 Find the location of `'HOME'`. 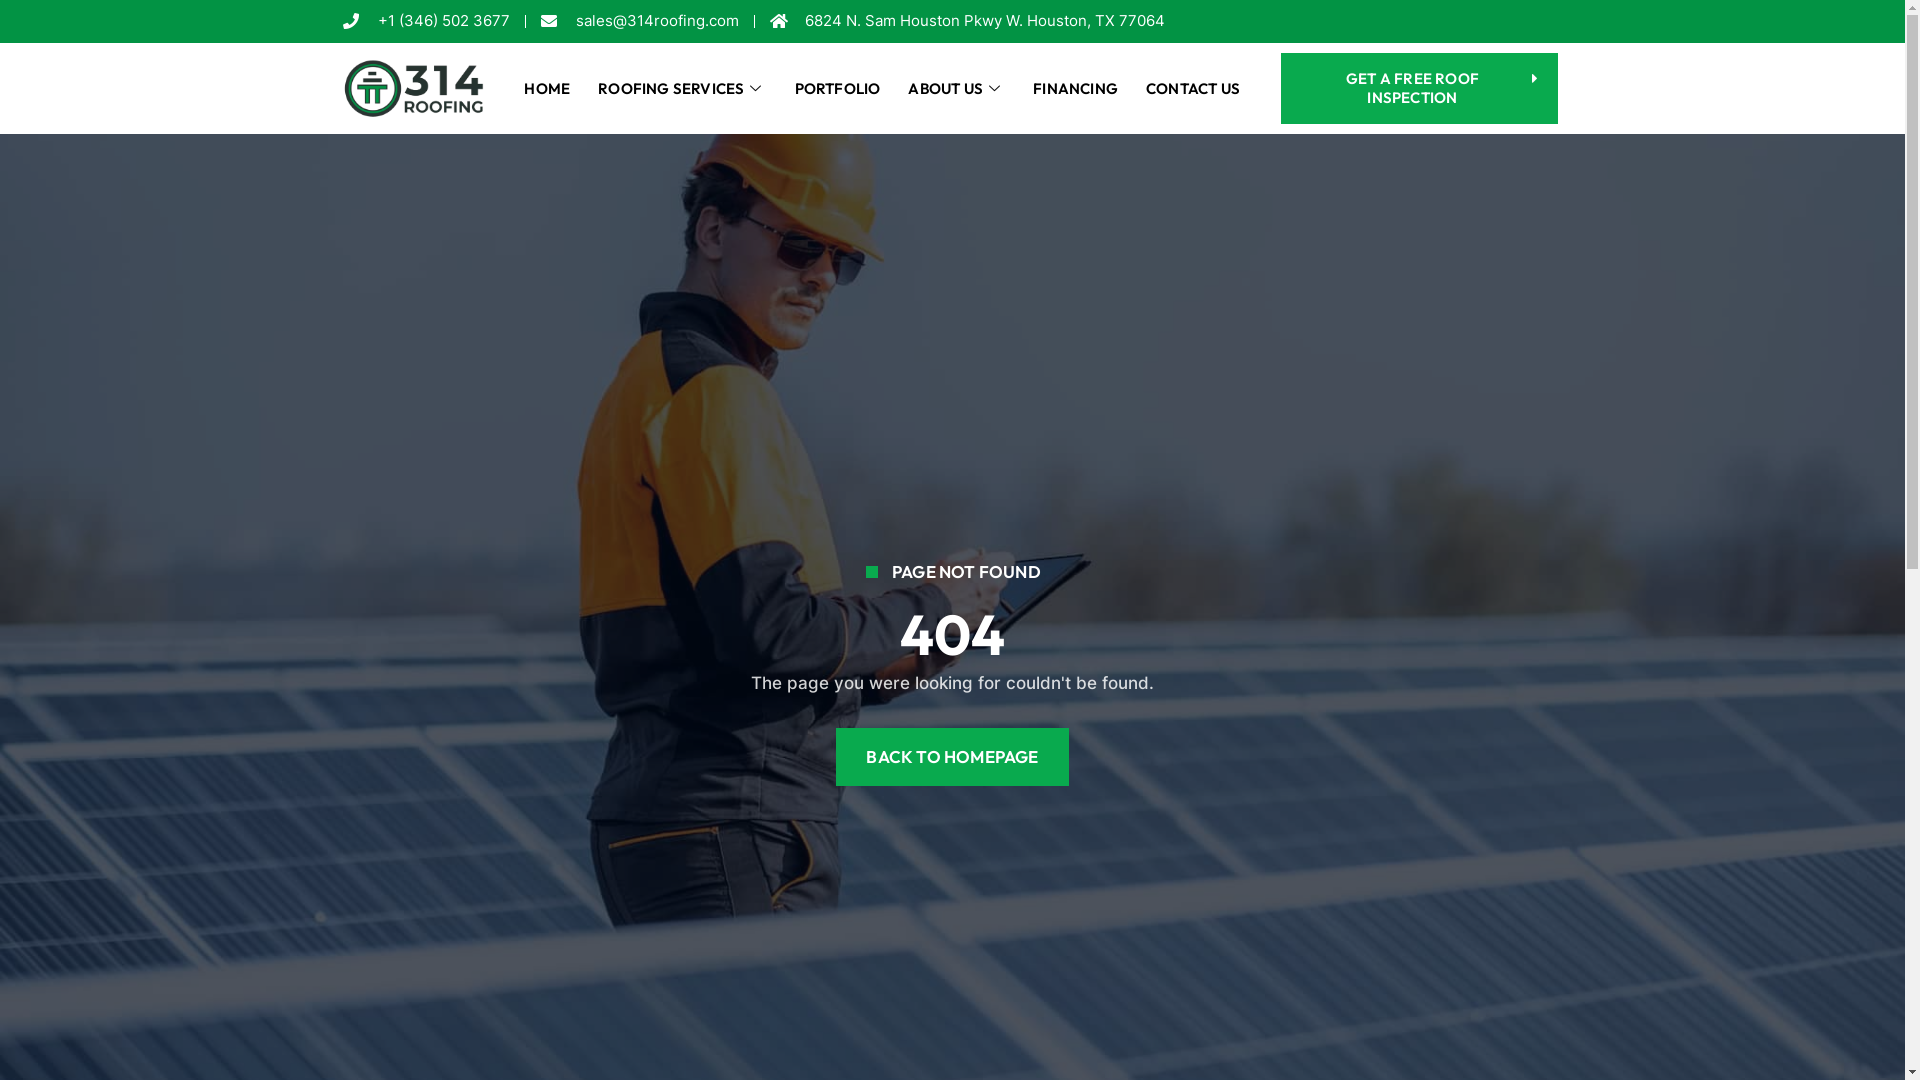

'HOME' is located at coordinates (547, 87).